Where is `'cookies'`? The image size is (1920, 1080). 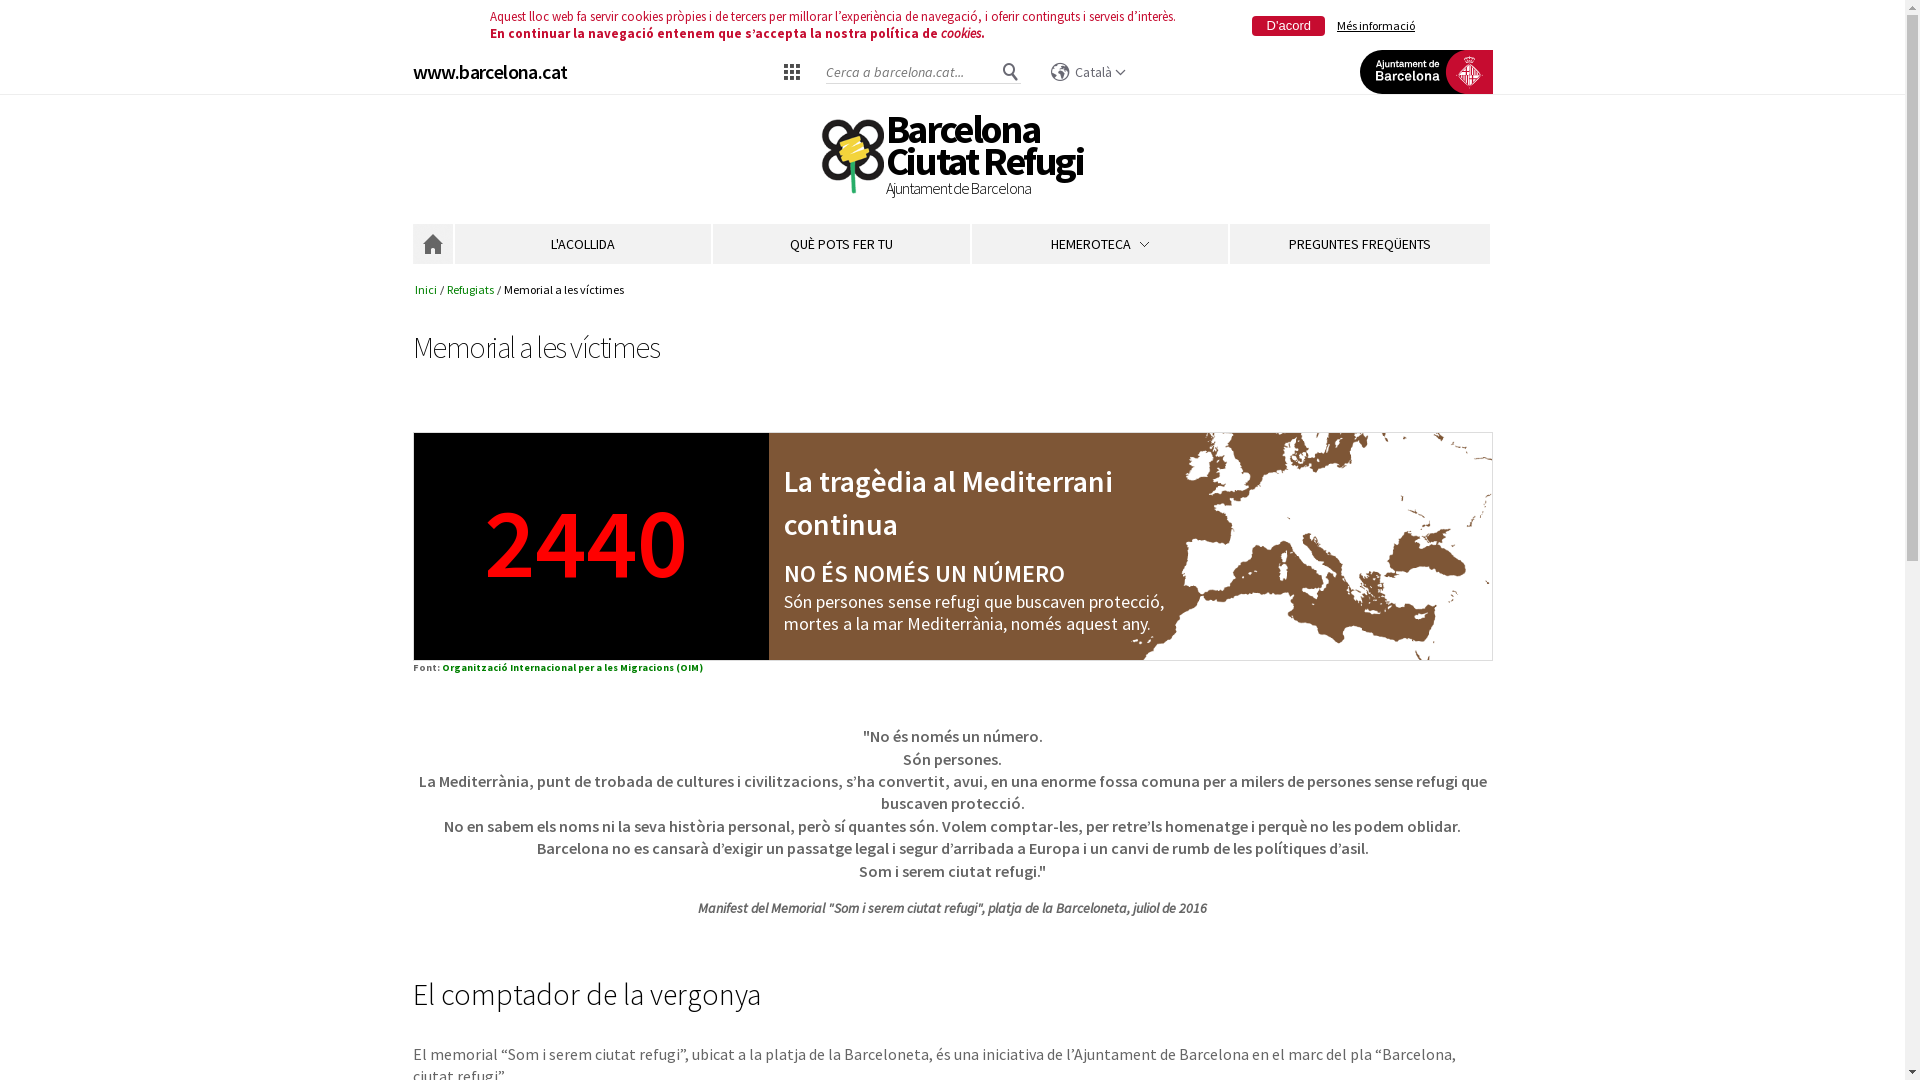
'cookies' is located at coordinates (960, 33).